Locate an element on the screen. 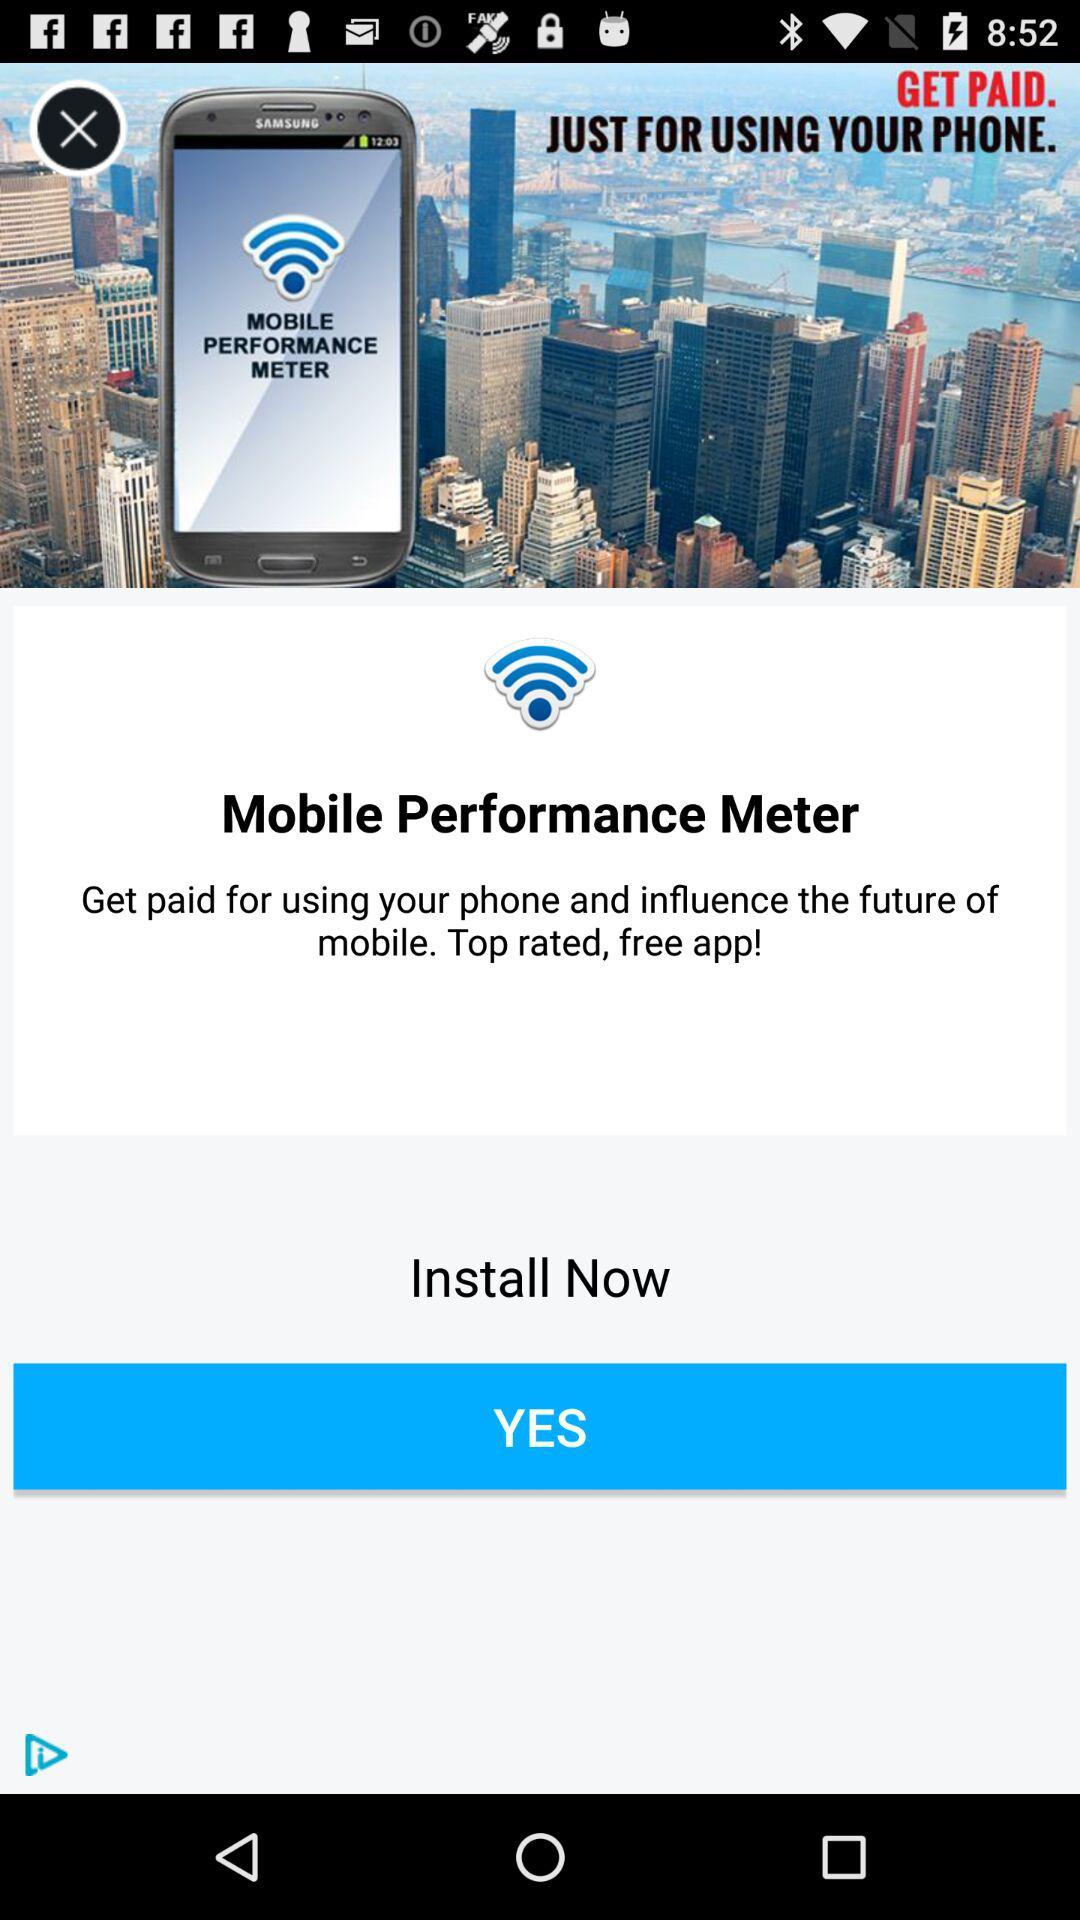 This screenshot has height=1920, width=1080. the close icon is located at coordinates (77, 137).